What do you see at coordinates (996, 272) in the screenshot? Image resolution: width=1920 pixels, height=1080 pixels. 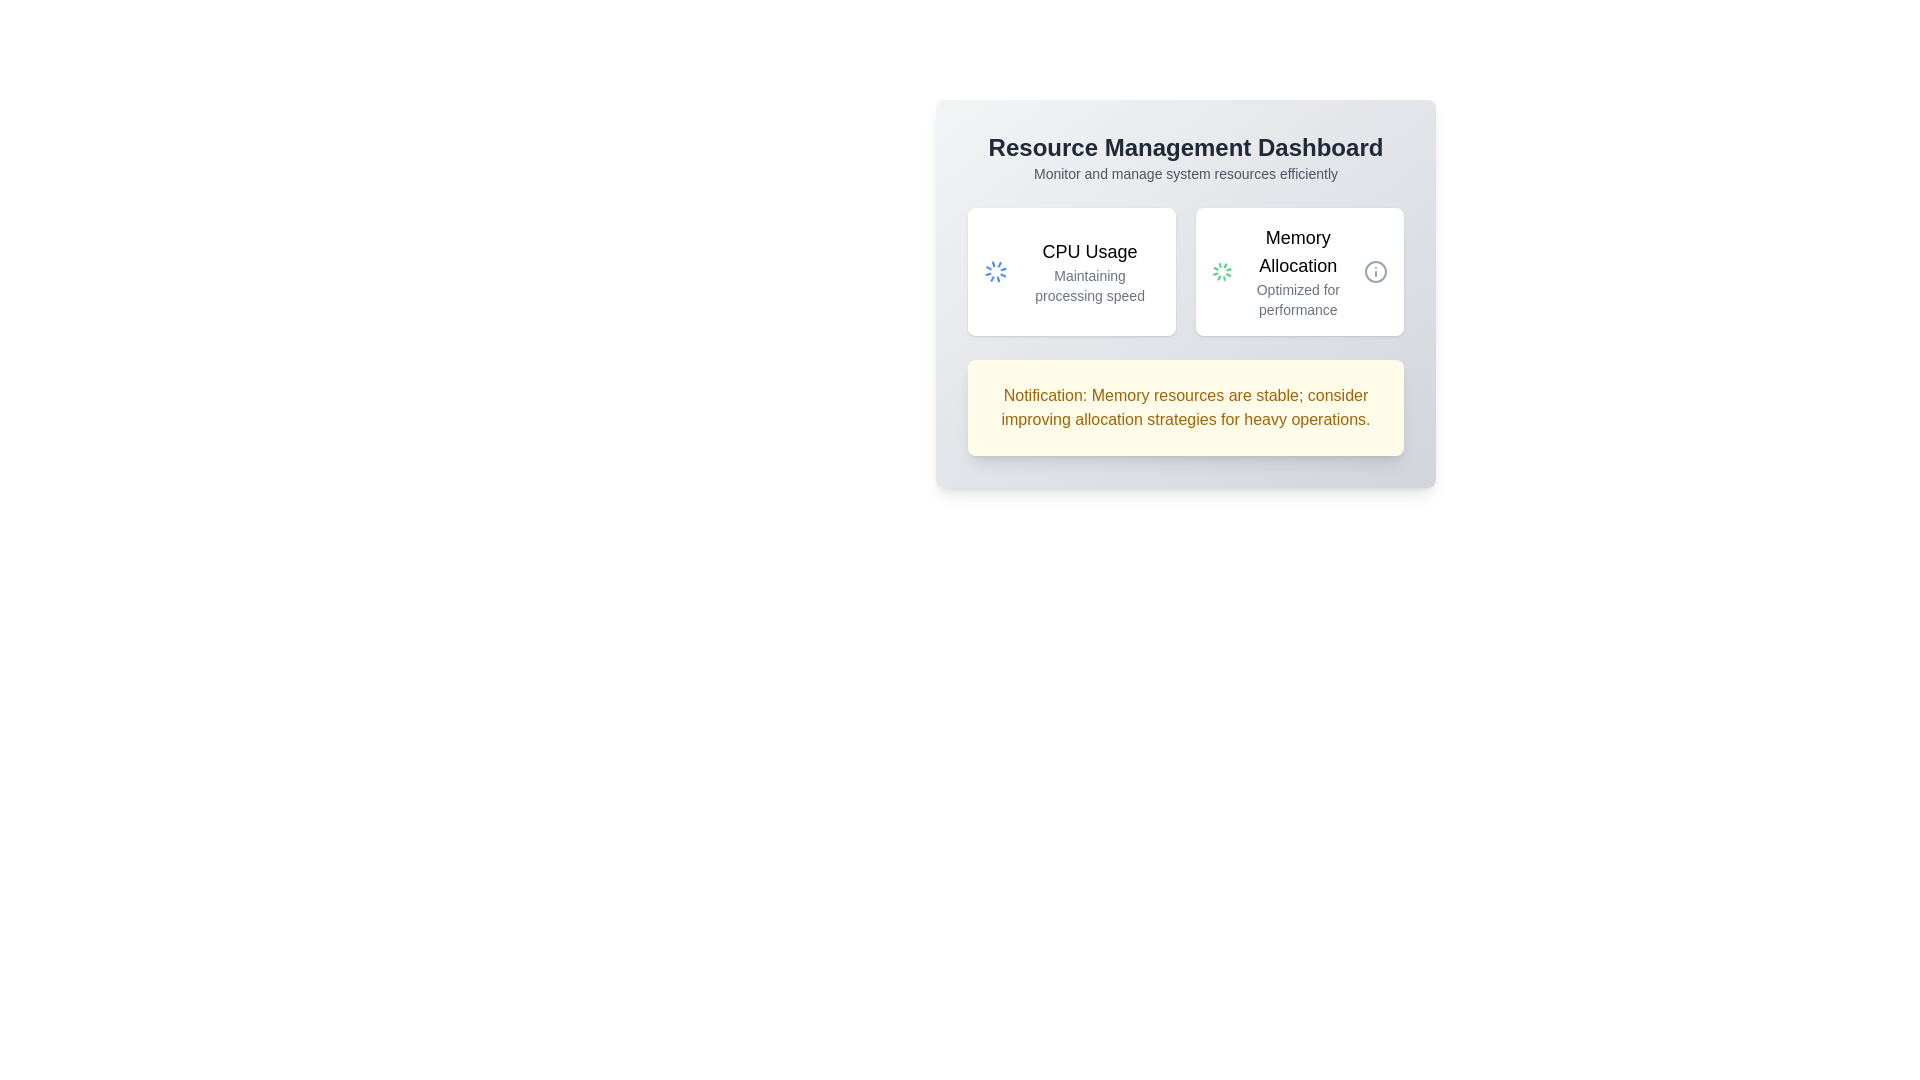 I see `the animation of the animated visual indicator icon located to the left of the 'CPU Usage' text within the 'CPU Usage' card` at bounding box center [996, 272].